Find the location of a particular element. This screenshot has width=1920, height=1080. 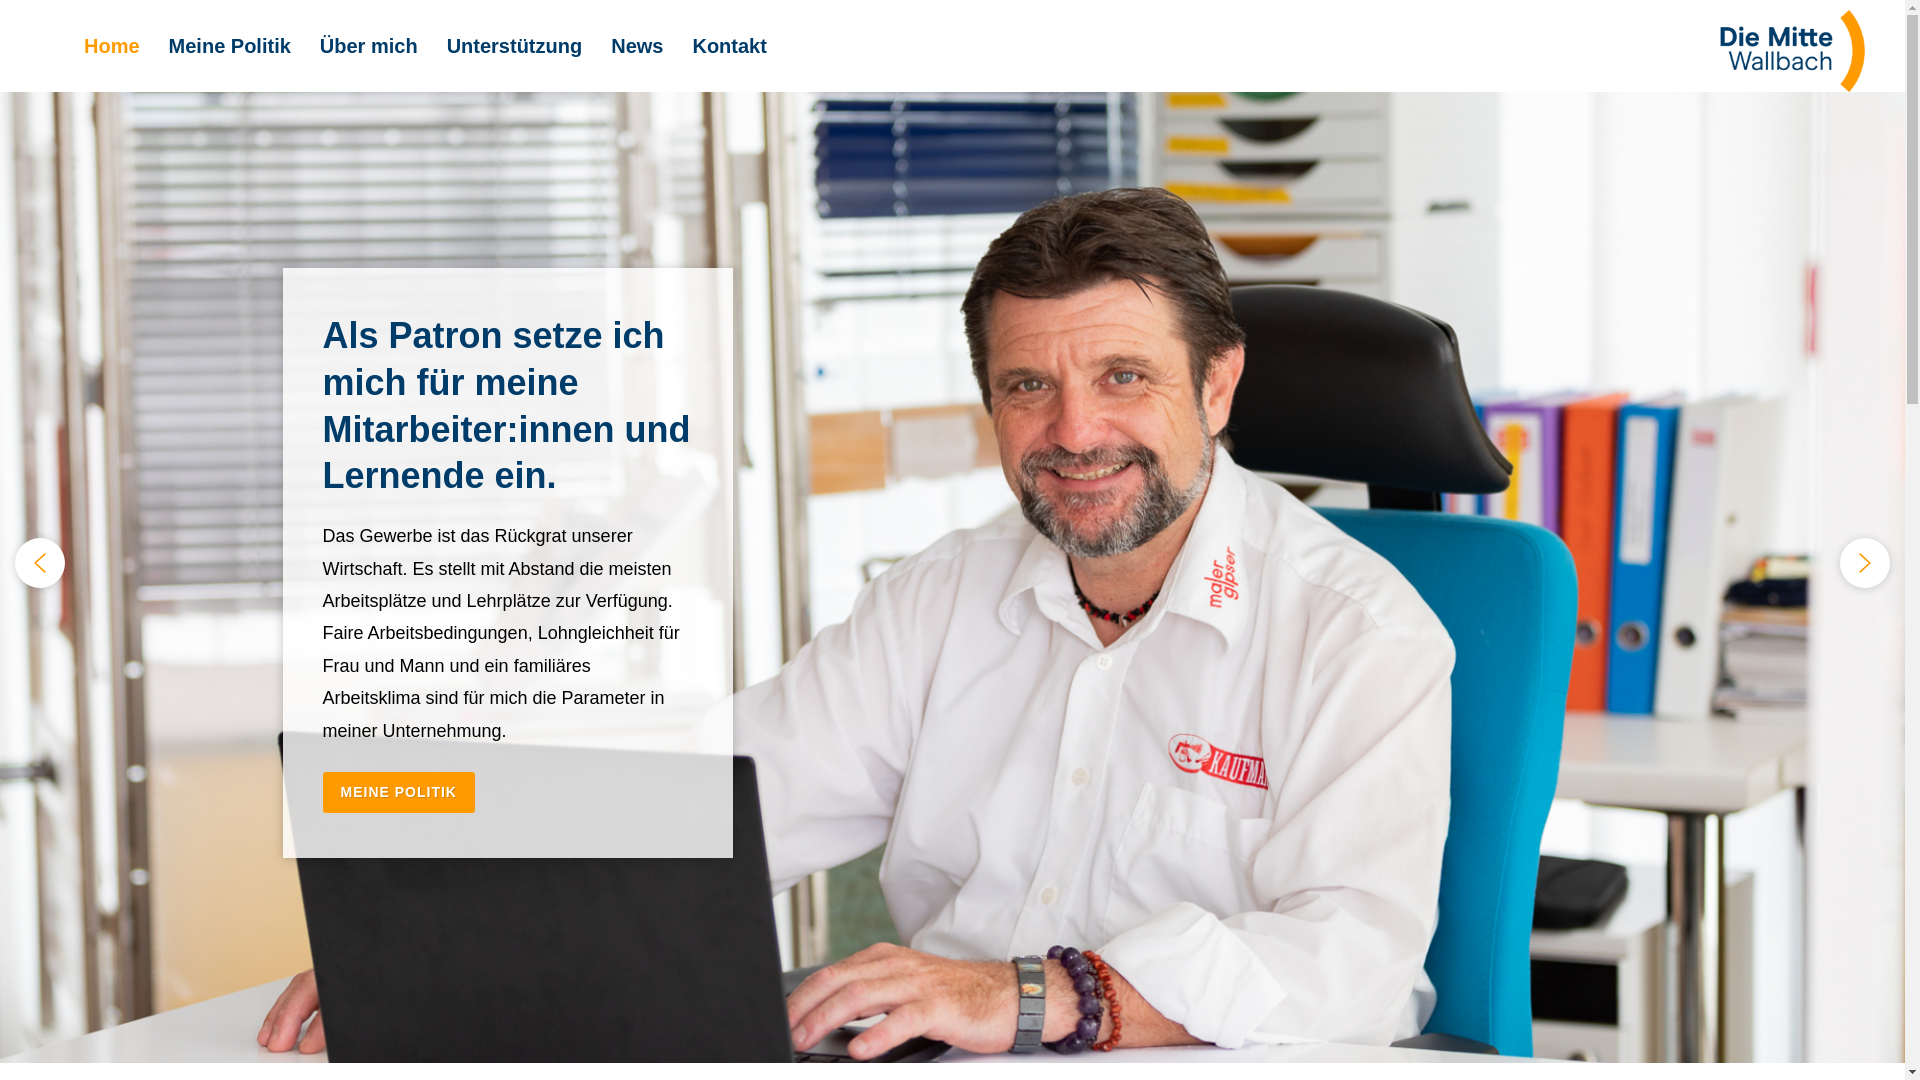

'MEINE POLITIK' is located at coordinates (398, 791).